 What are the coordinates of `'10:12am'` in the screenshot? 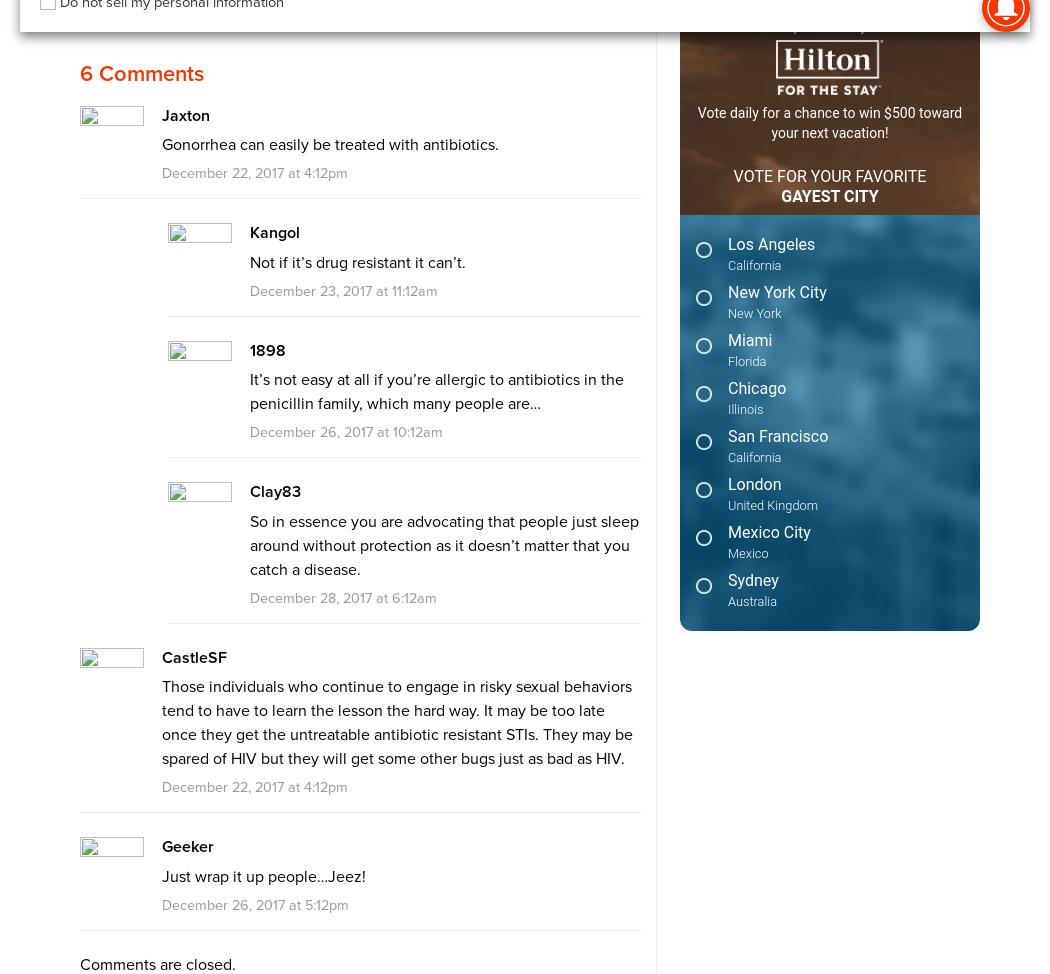 It's located at (413, 430).